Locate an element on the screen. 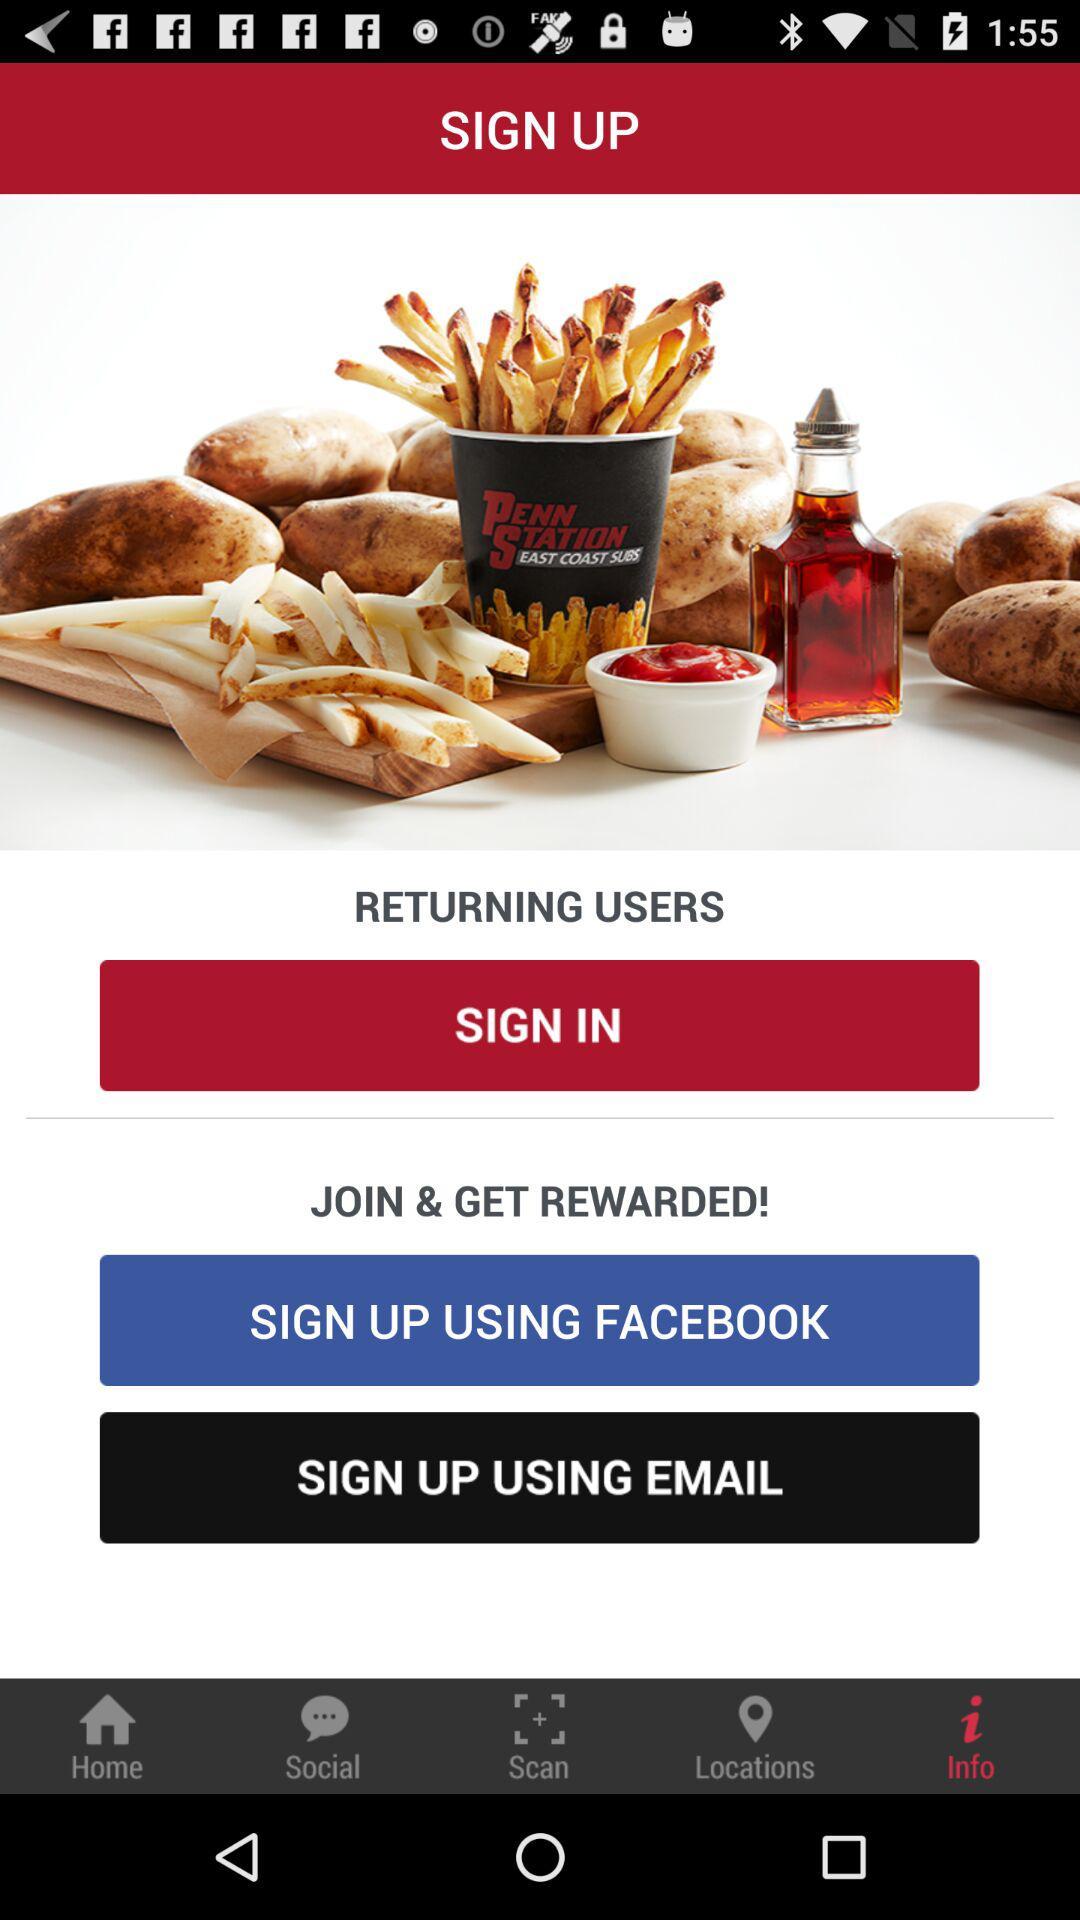 The height and width of the screenshot is (1920, 1080). social right to home is located at coordinates (322, 1735).